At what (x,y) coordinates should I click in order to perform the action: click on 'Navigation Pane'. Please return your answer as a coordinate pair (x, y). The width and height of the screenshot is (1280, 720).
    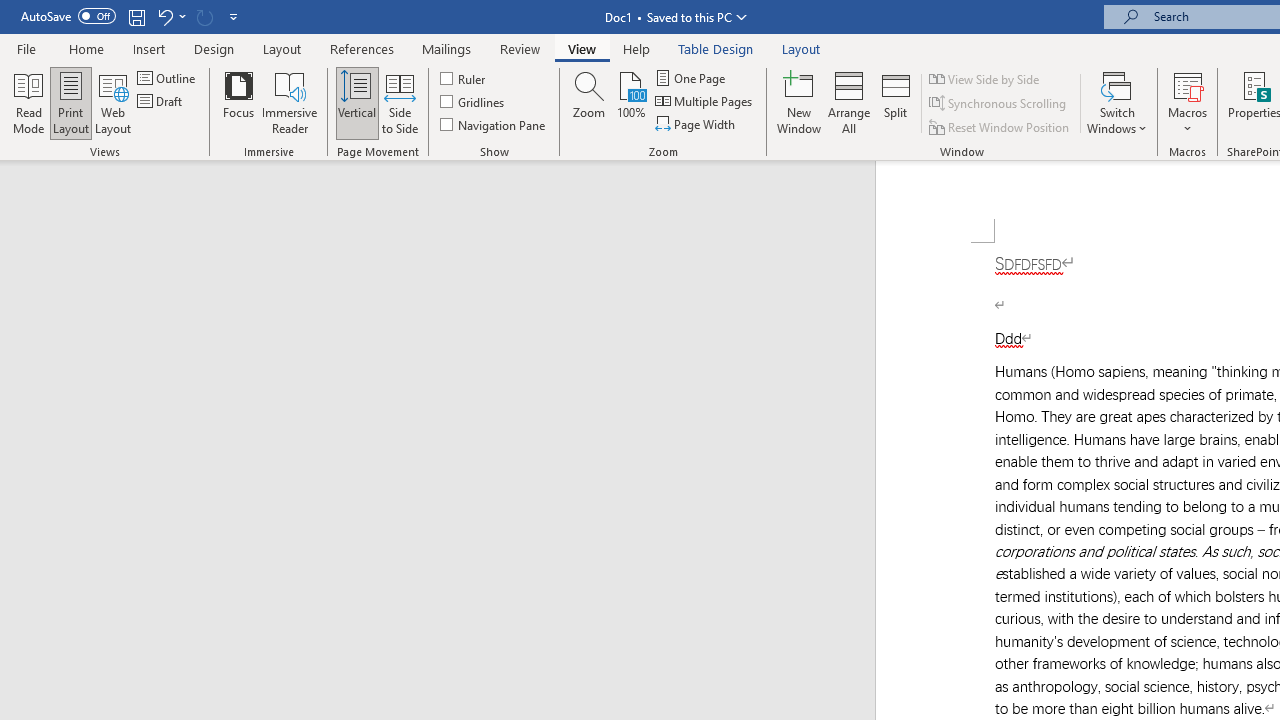
    Looking at the image, I should click on (494, 124).